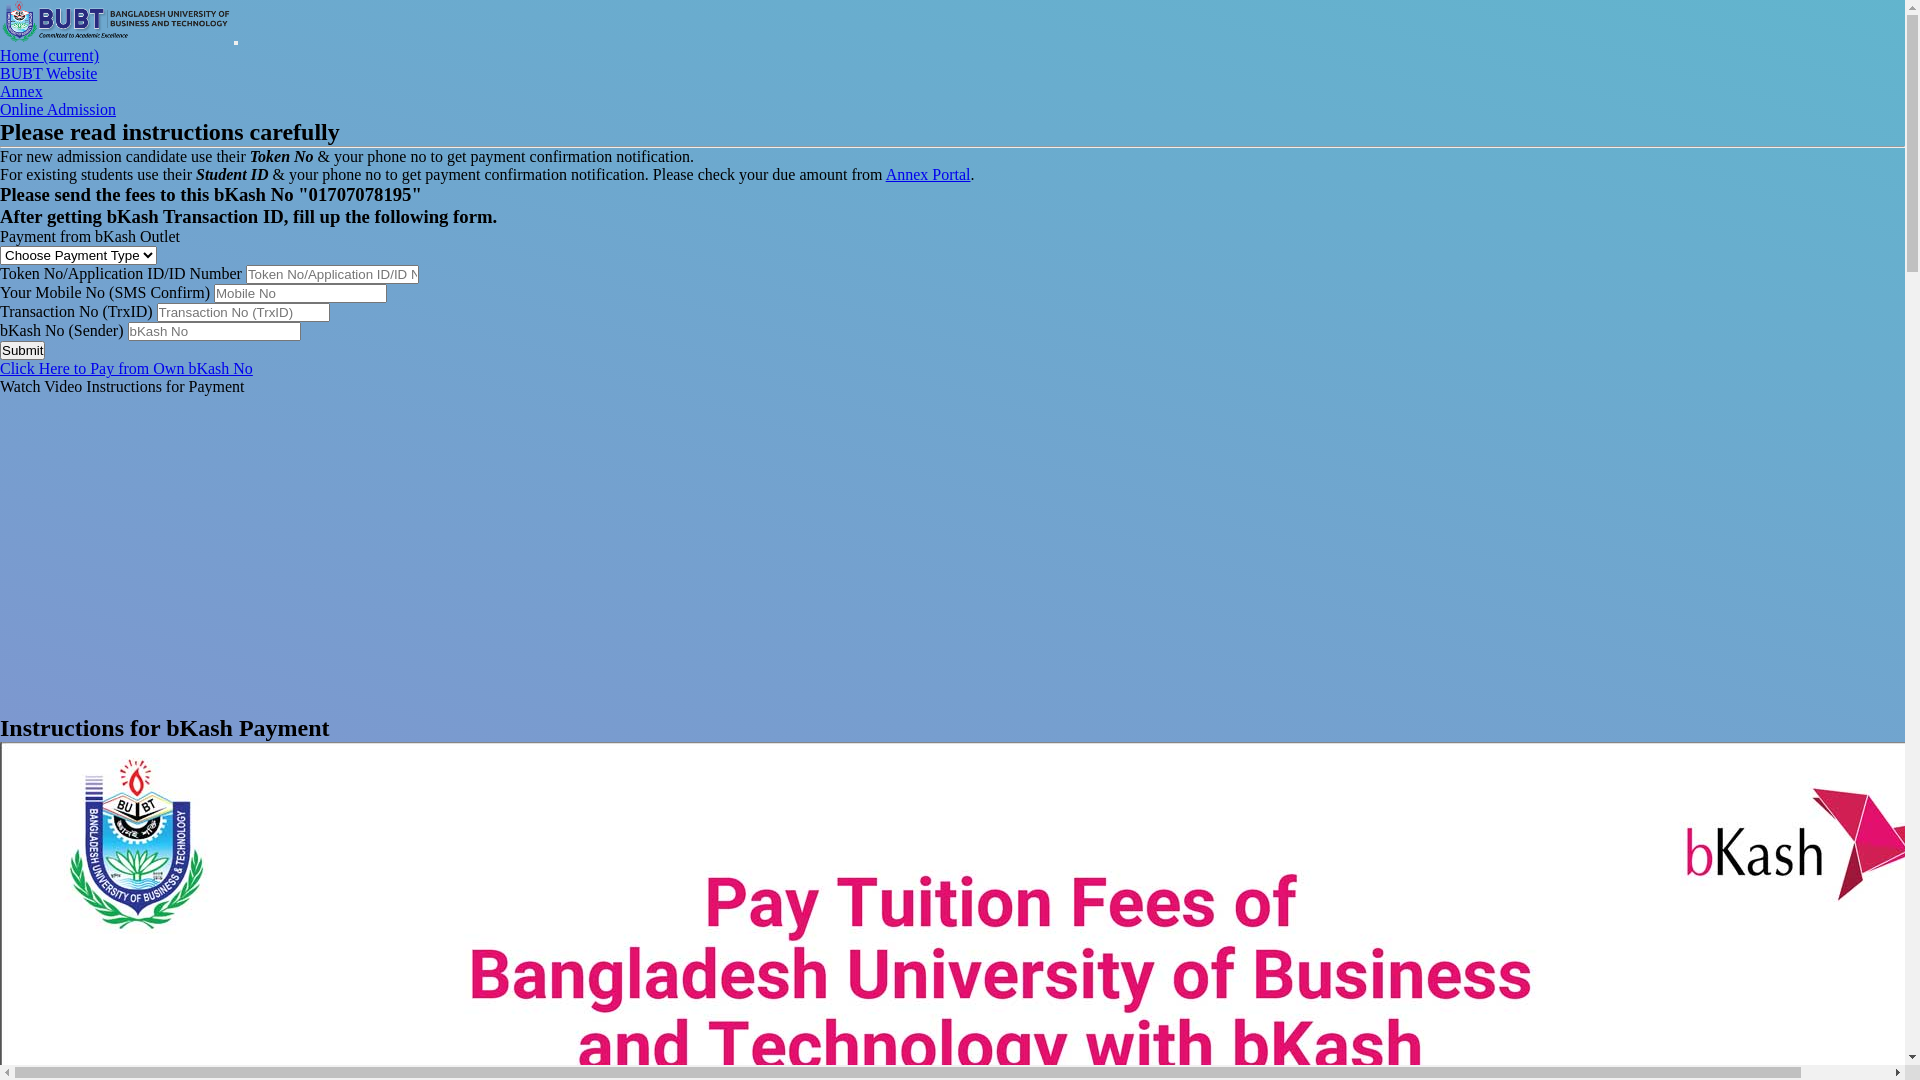  I want to click on 'BUBT Website', so click(0, 72).